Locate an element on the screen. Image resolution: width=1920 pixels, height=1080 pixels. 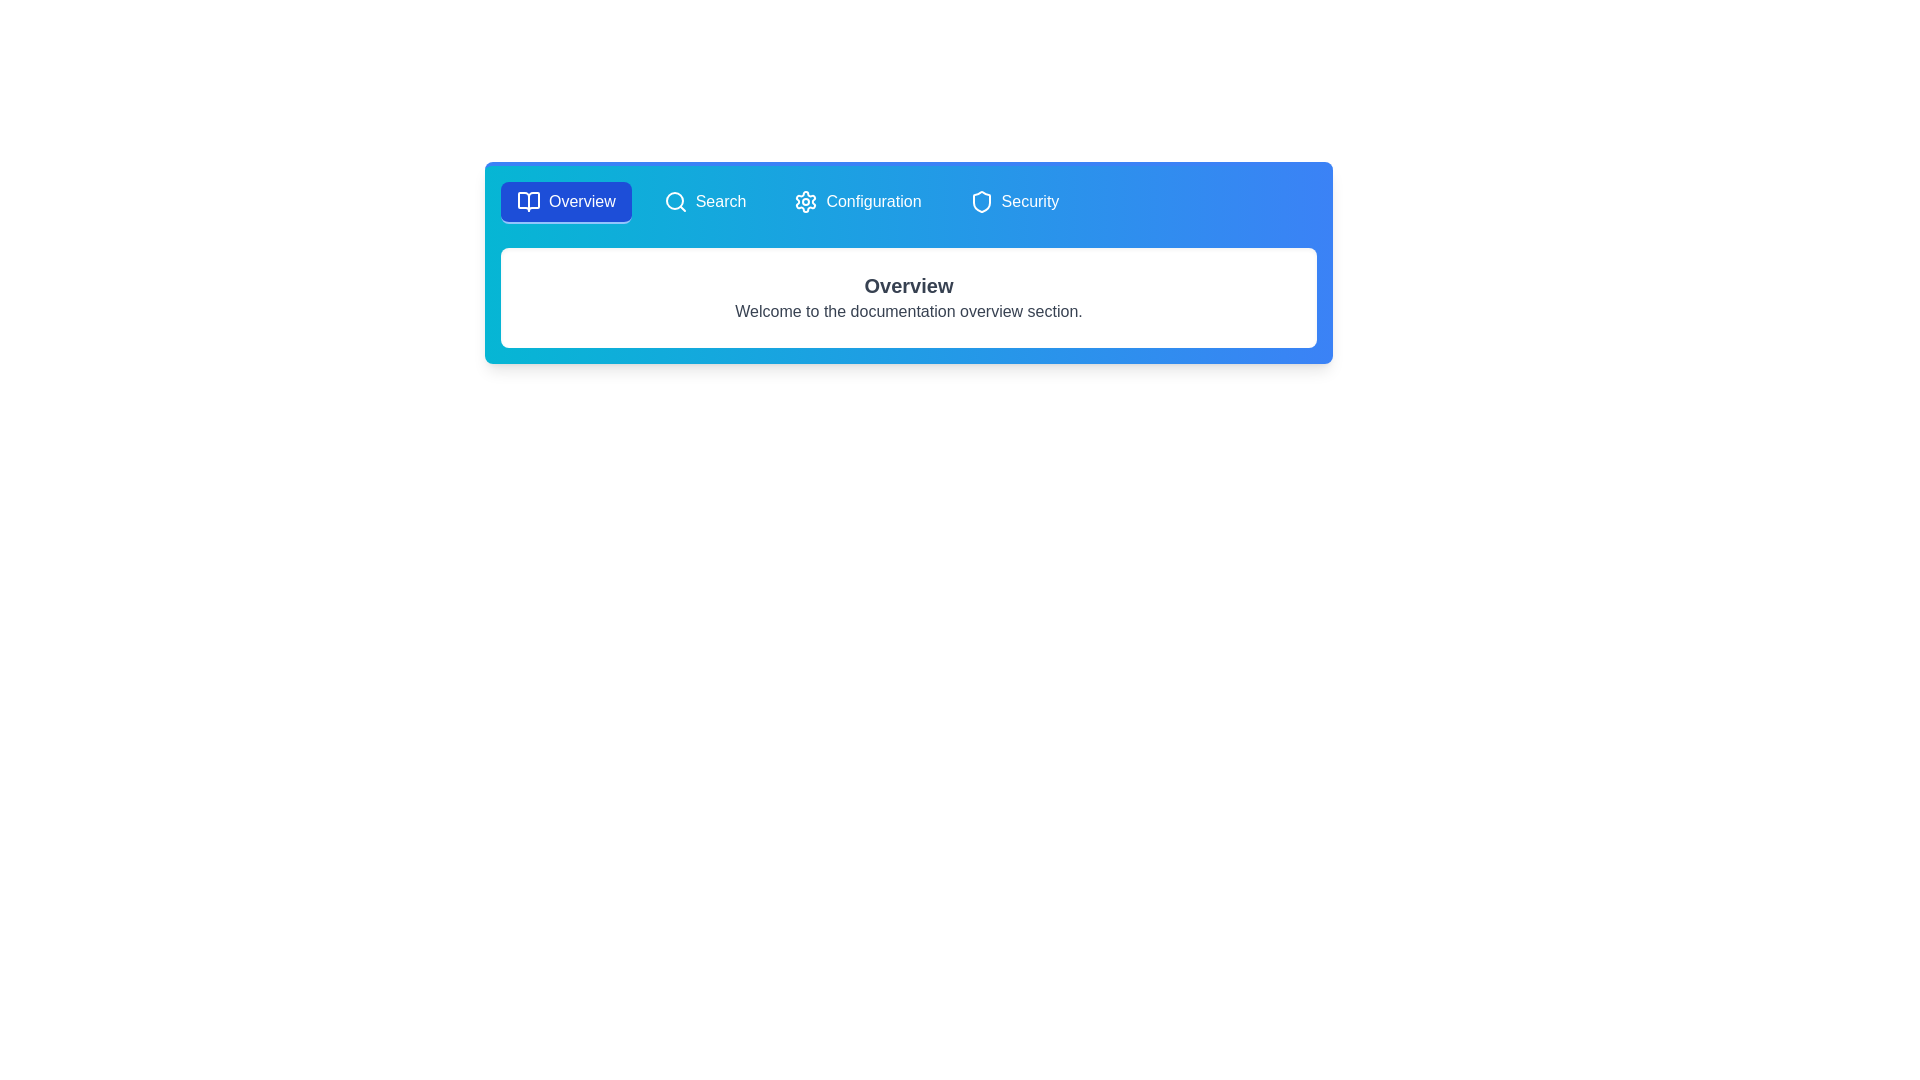
the 'Search' button, which is a rectangular light blue button with a magnifying glass icon on the left, to initiate the search is located at coordinates (705, 203).